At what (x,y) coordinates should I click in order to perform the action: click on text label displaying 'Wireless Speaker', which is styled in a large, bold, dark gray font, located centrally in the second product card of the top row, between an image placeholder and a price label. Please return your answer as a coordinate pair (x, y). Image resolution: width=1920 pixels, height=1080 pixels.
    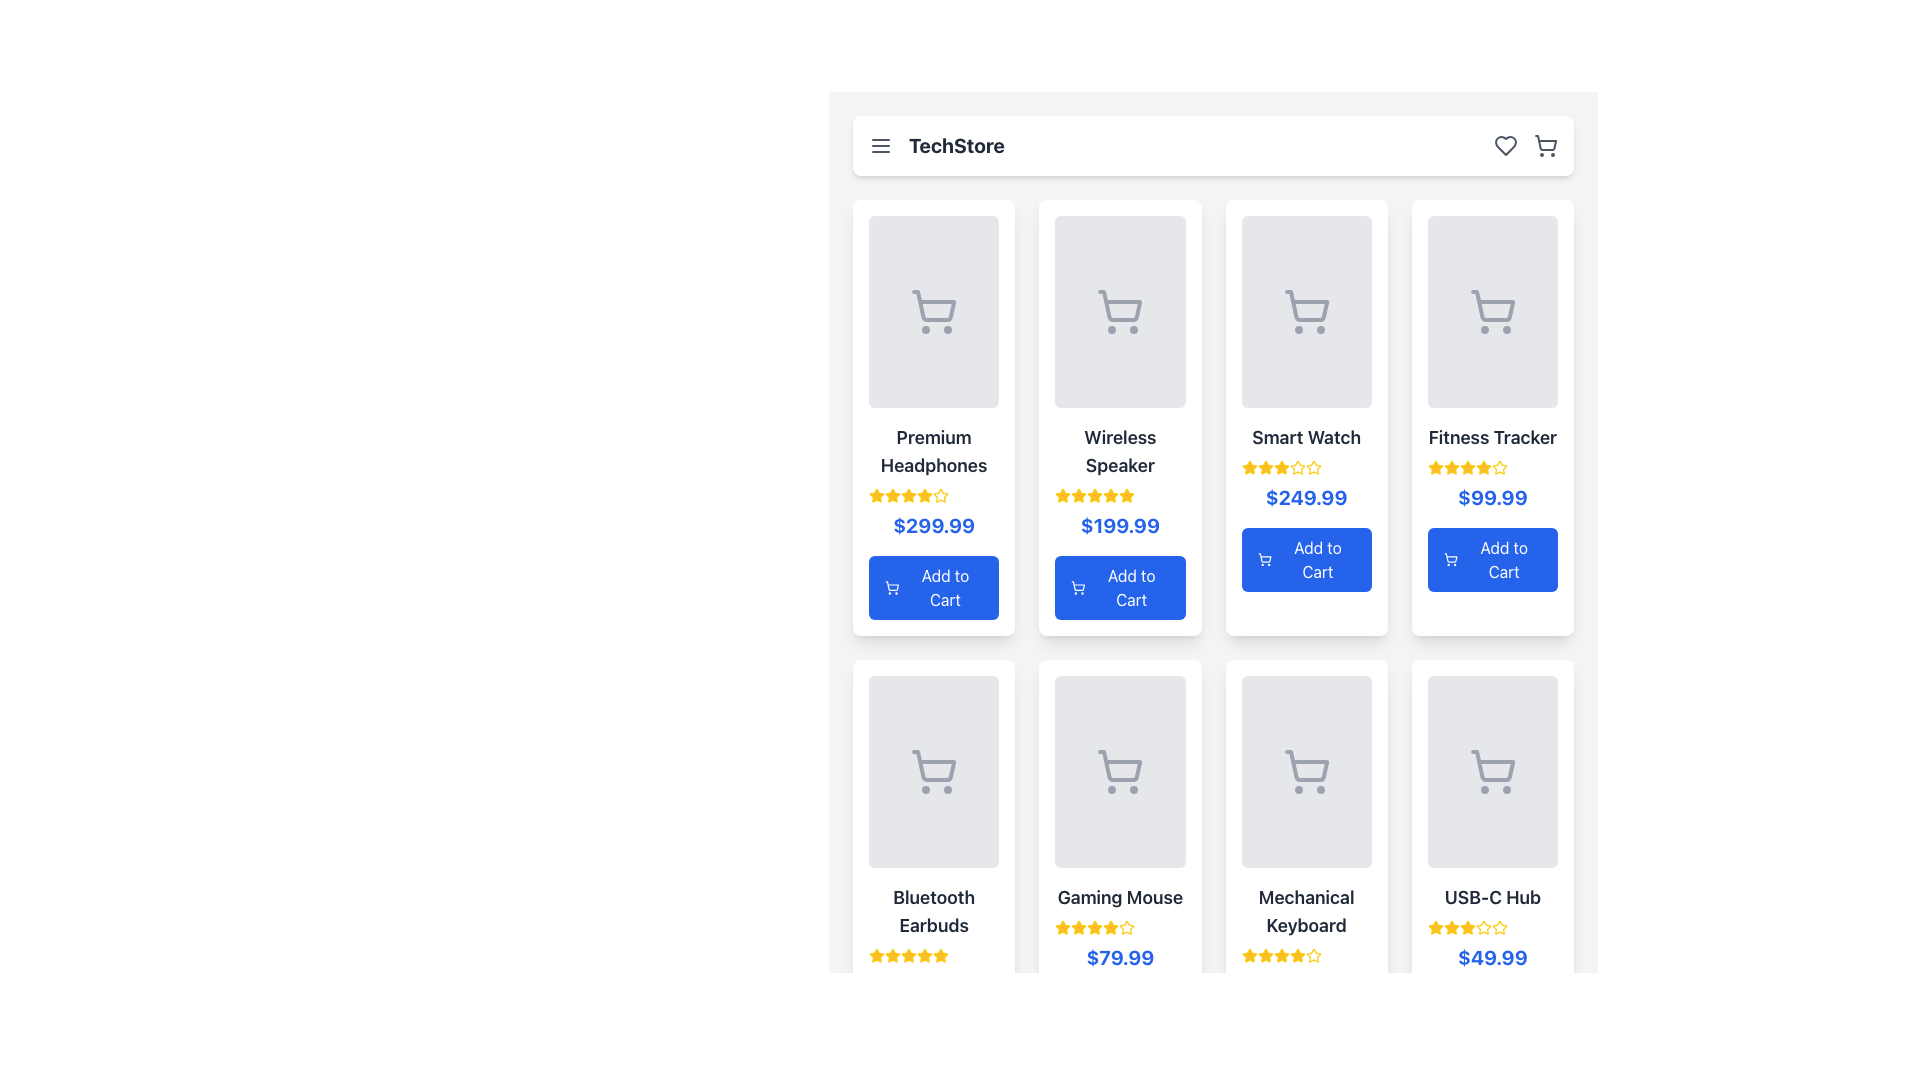
    Looking at the image, I should click on (1120, 451).